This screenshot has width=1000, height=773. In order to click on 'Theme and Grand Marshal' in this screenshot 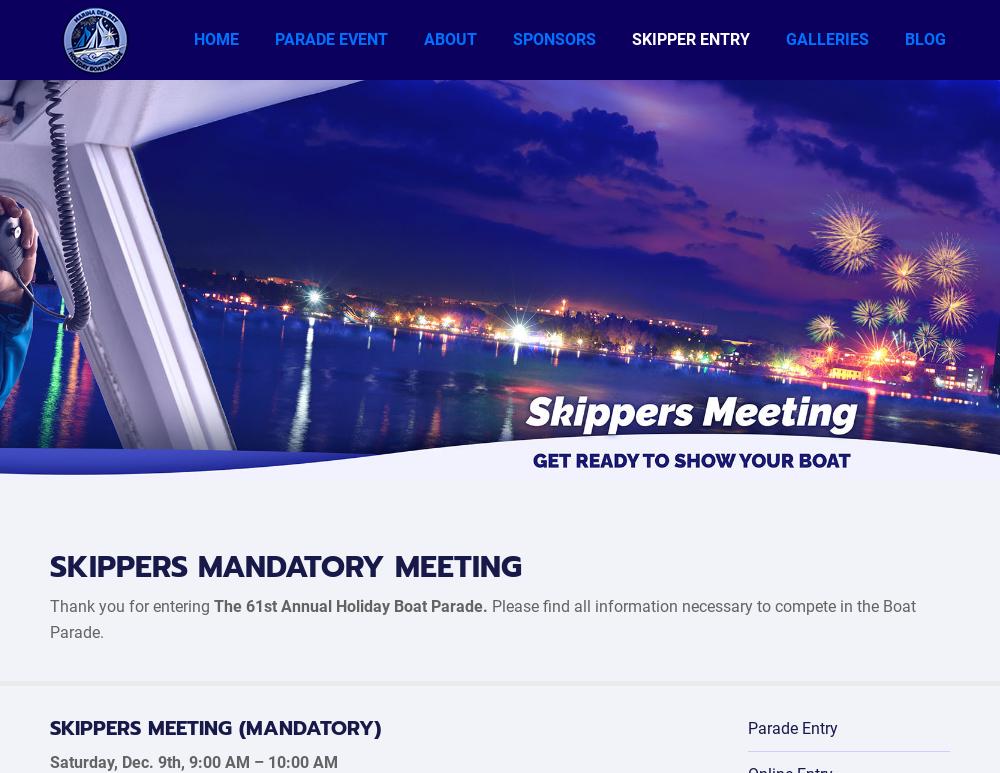, I will do `click(502, 137)`.